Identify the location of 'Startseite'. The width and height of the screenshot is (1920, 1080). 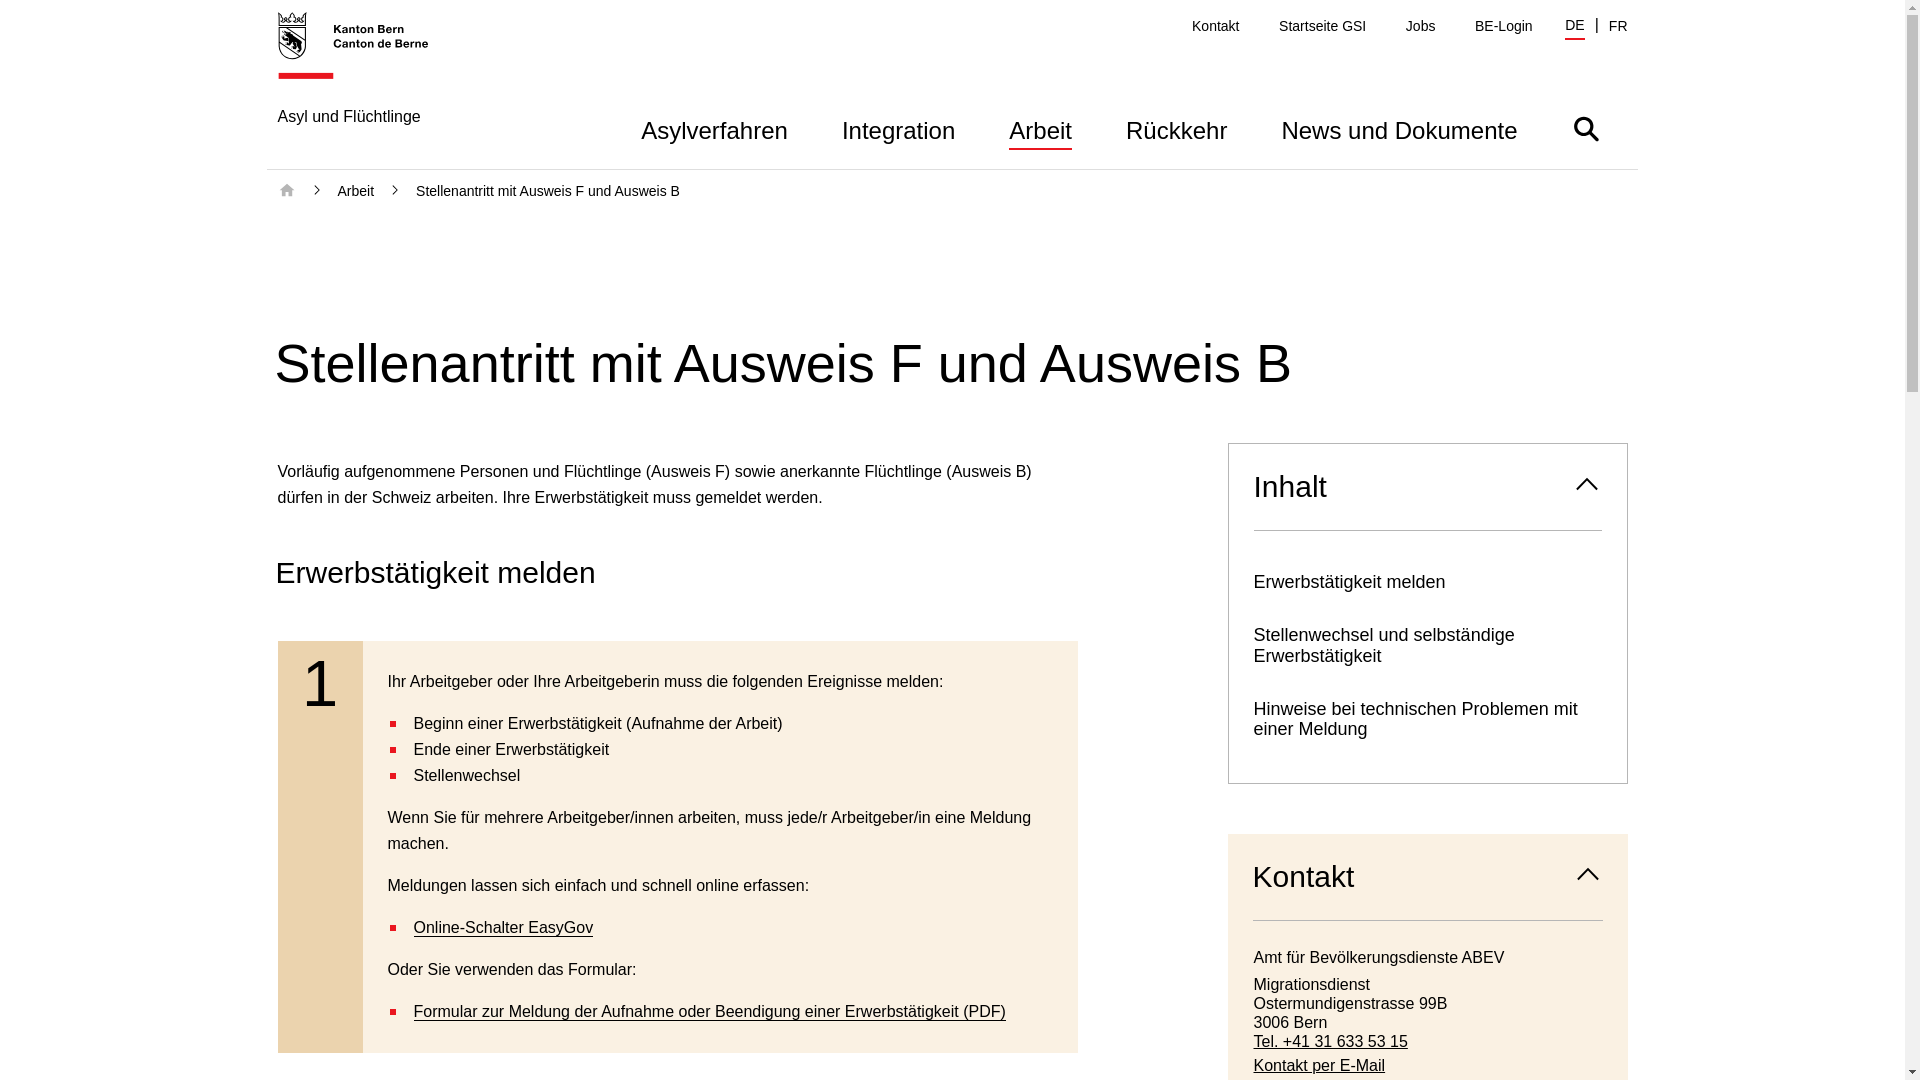
(286, 191).